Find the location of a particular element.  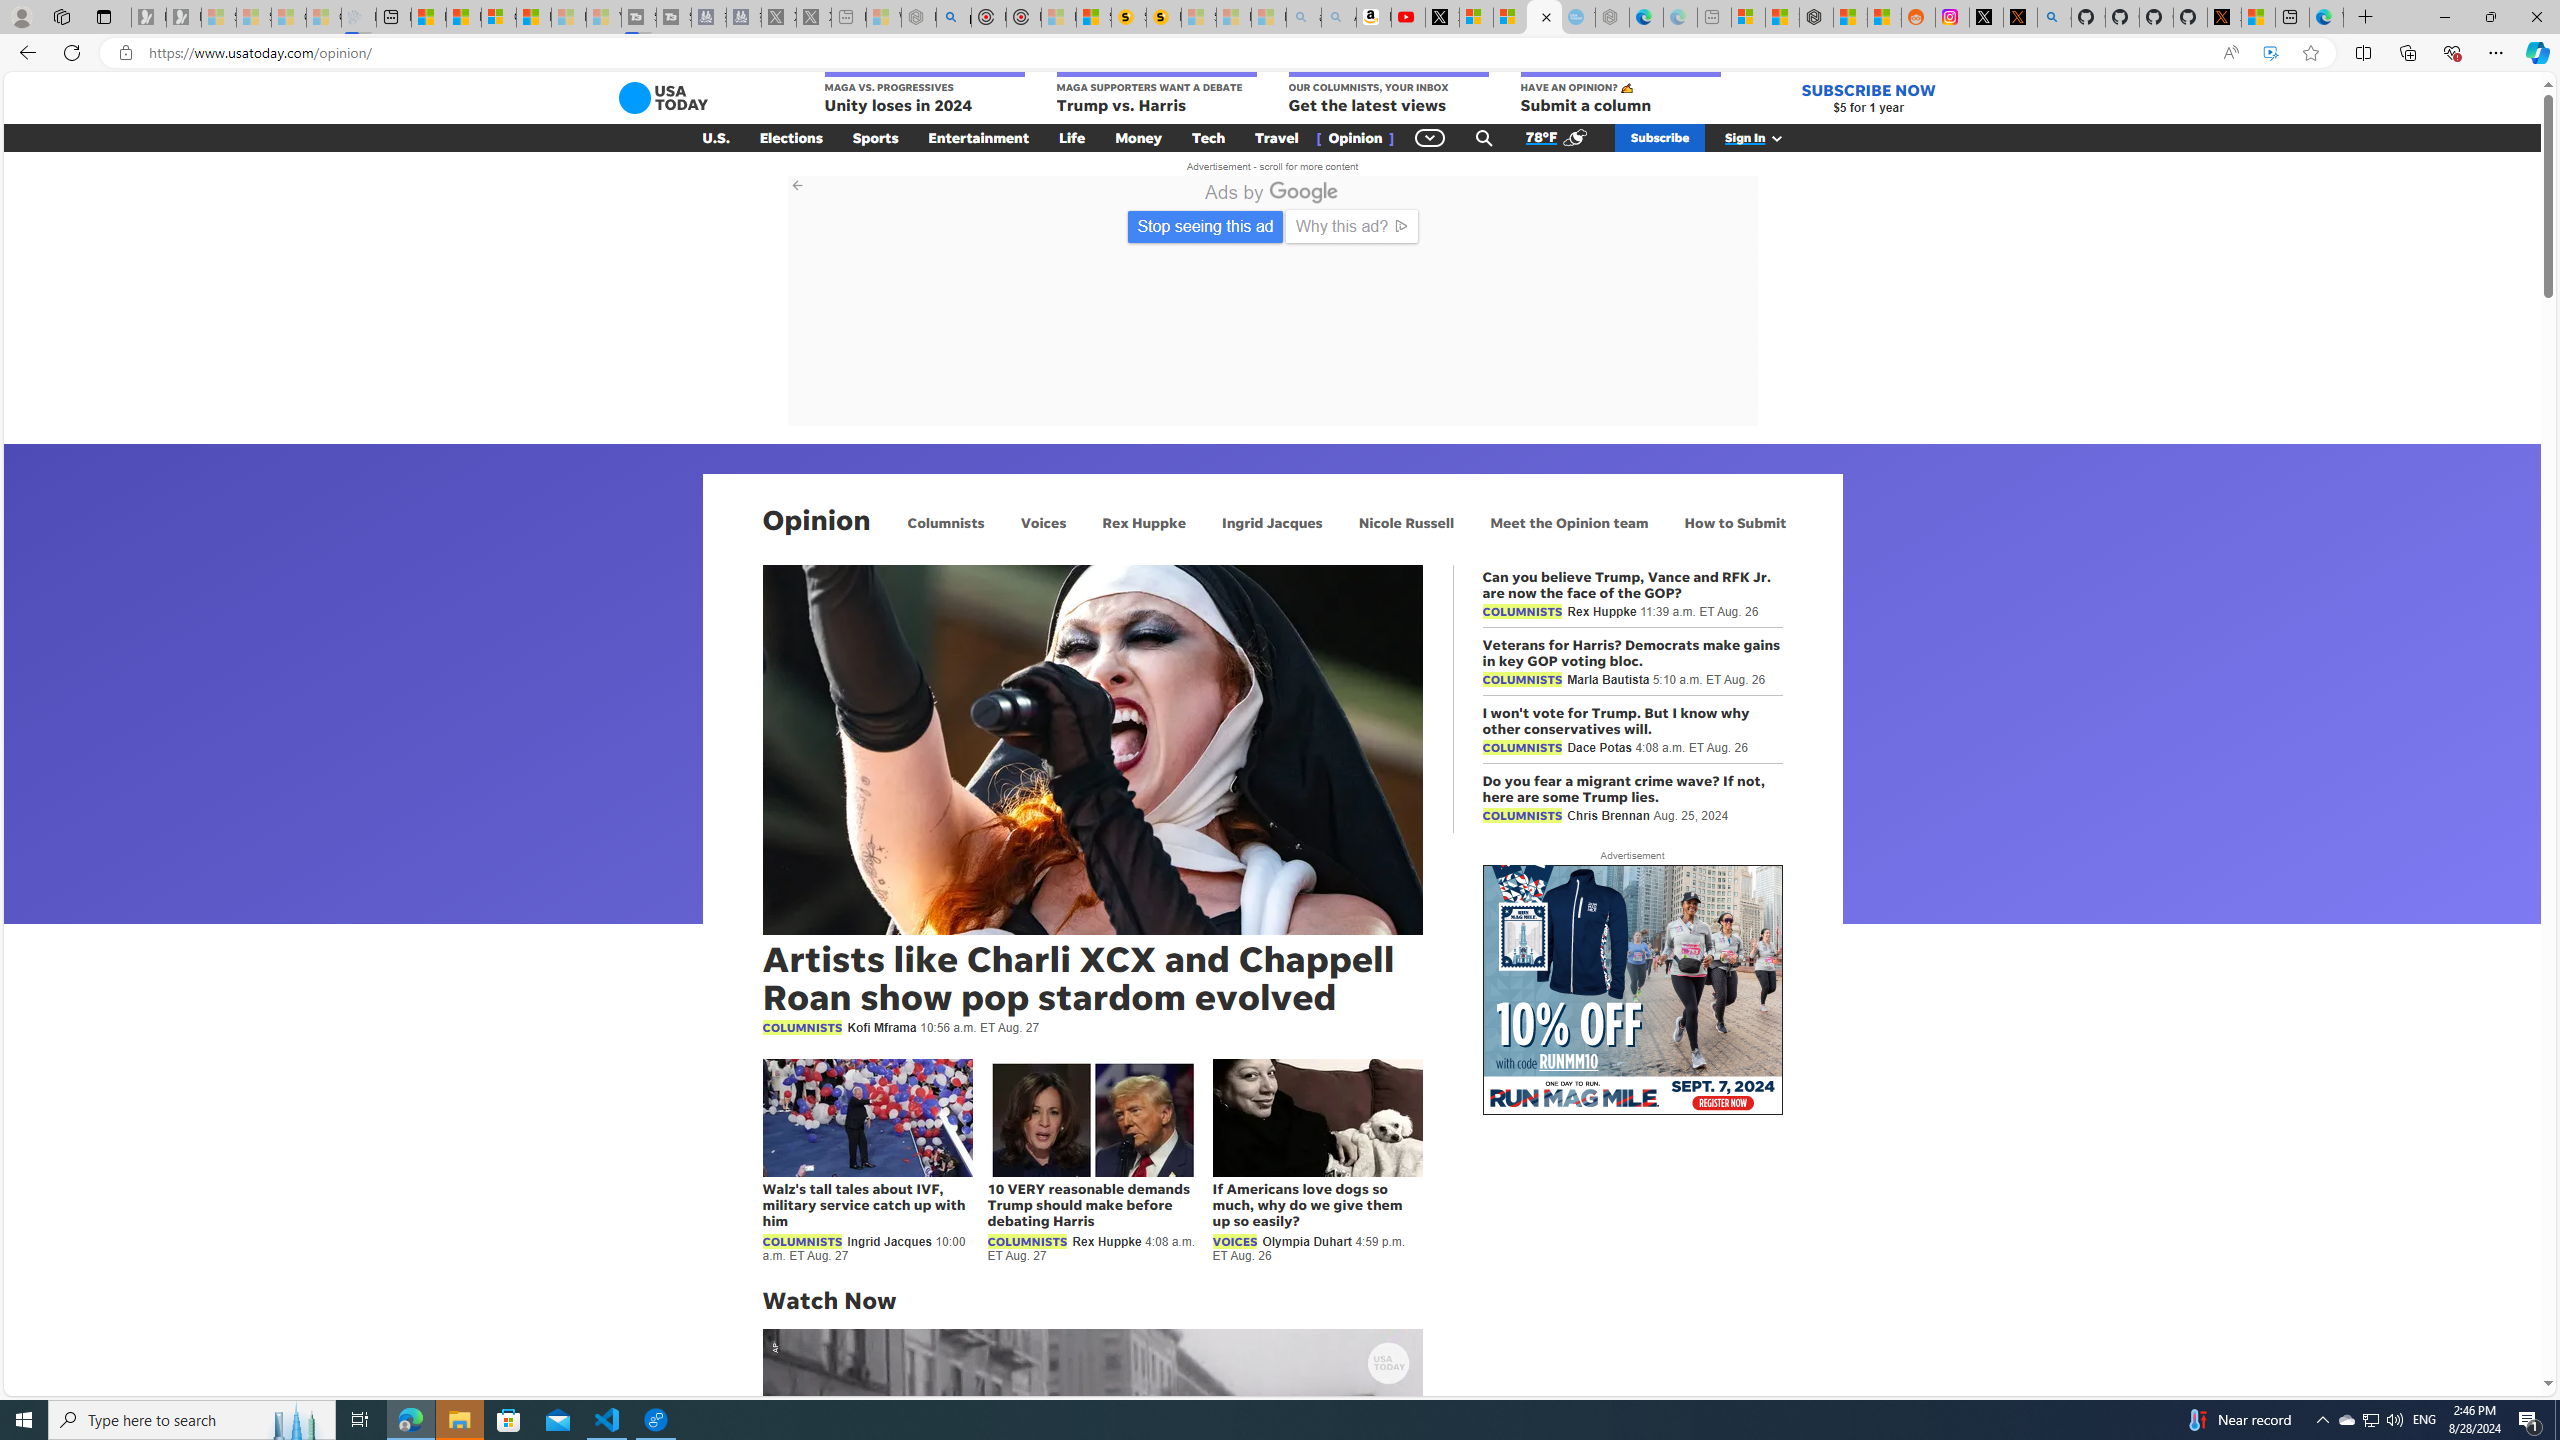

'Newsletter Sign Up - Sleeping' is located at coordinates (183, 16).